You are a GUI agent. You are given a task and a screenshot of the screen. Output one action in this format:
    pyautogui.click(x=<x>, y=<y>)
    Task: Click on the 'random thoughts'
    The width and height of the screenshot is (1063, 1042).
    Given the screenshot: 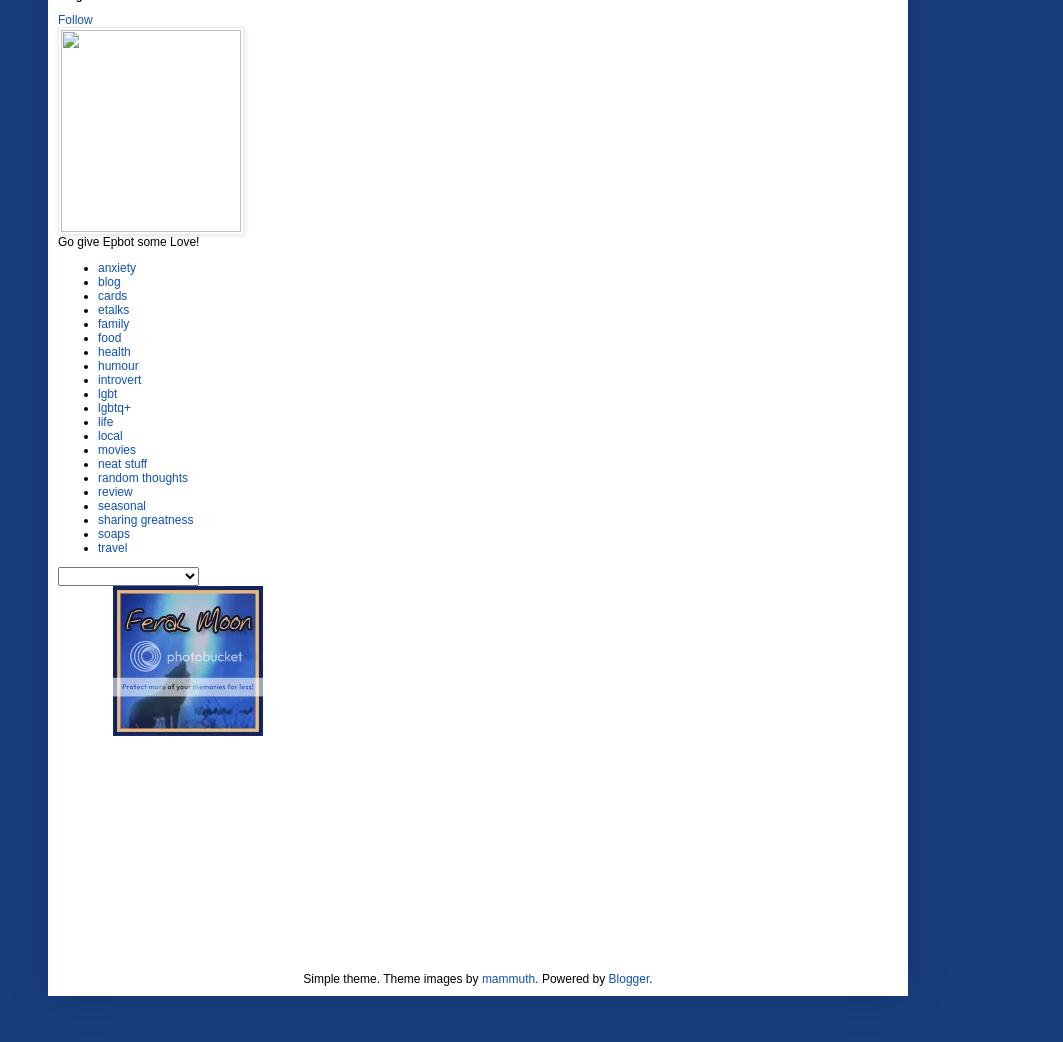 What is the action you would take?
    pyautogui.click(x=142, y=477)
    